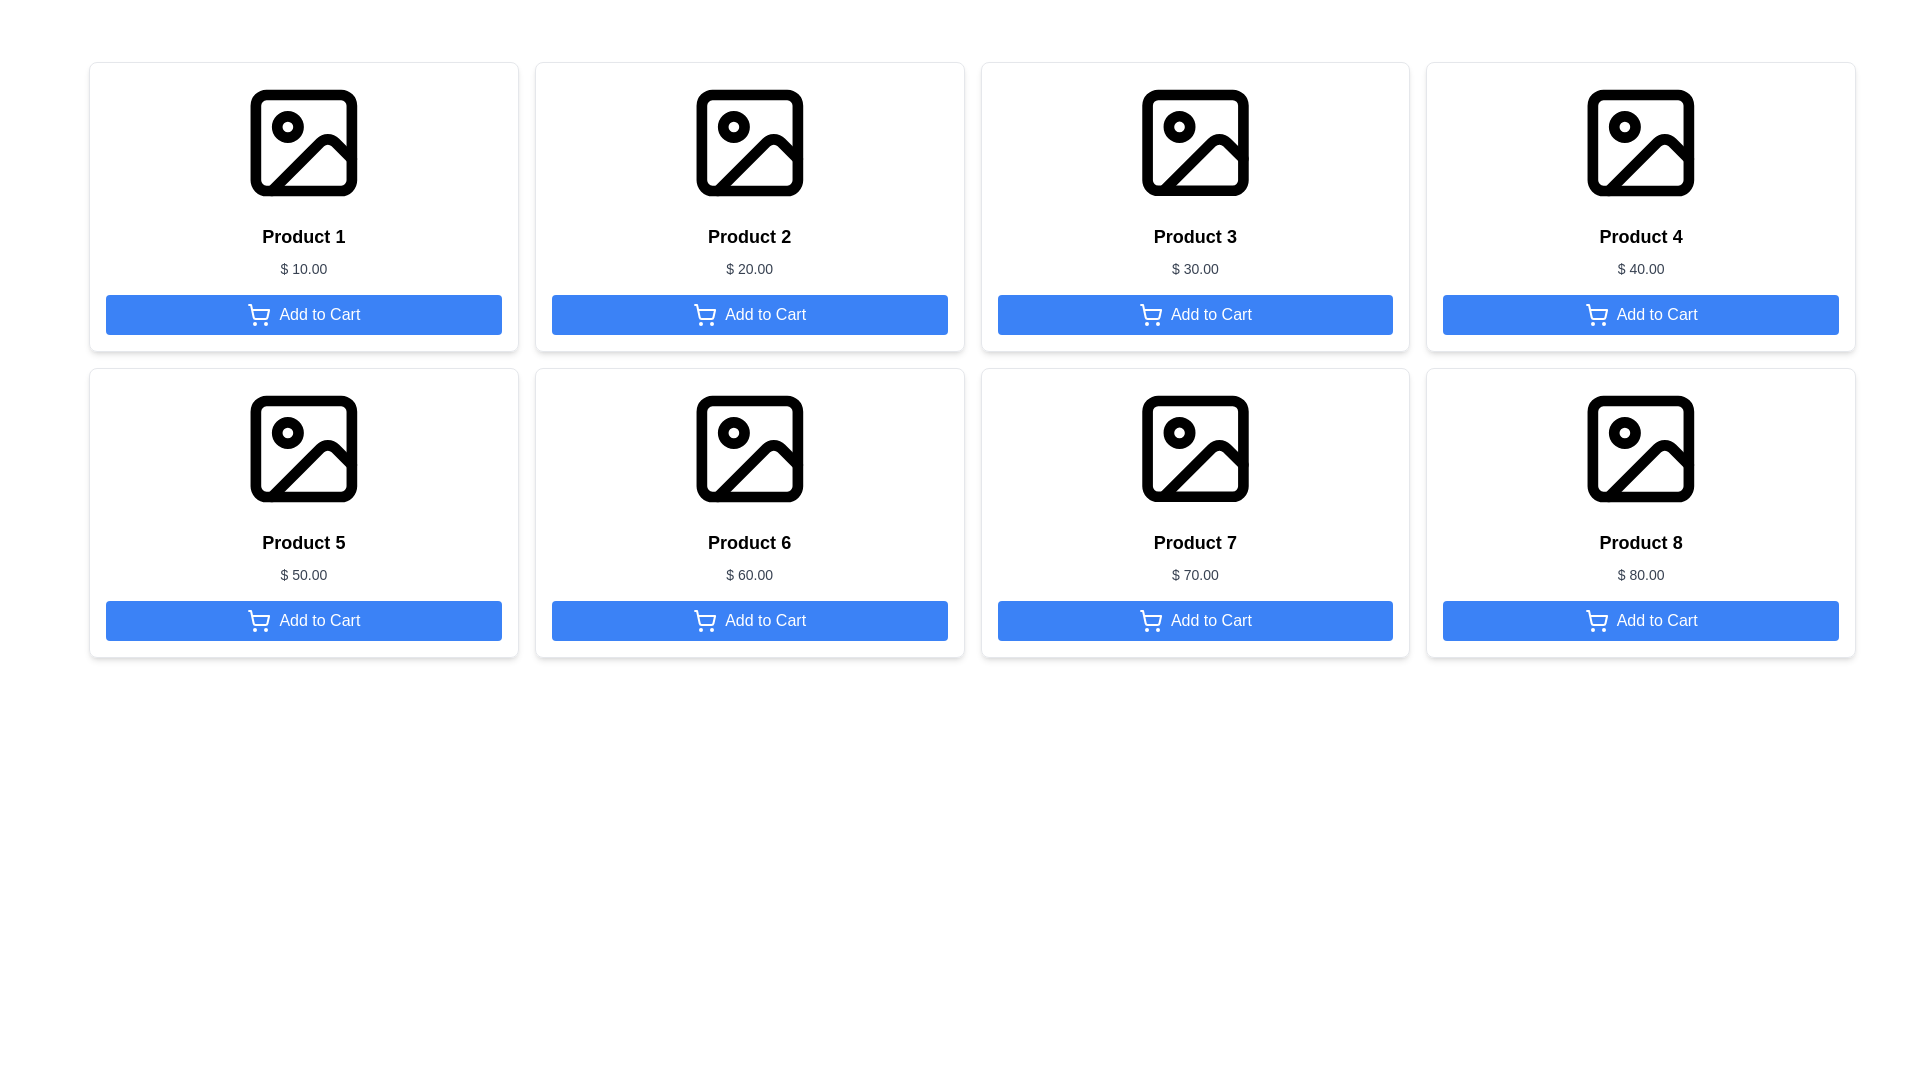  I want to click on text displayed in the monetary price label located within the third product card on the top row, directly below the product title, so click(1195, 268).